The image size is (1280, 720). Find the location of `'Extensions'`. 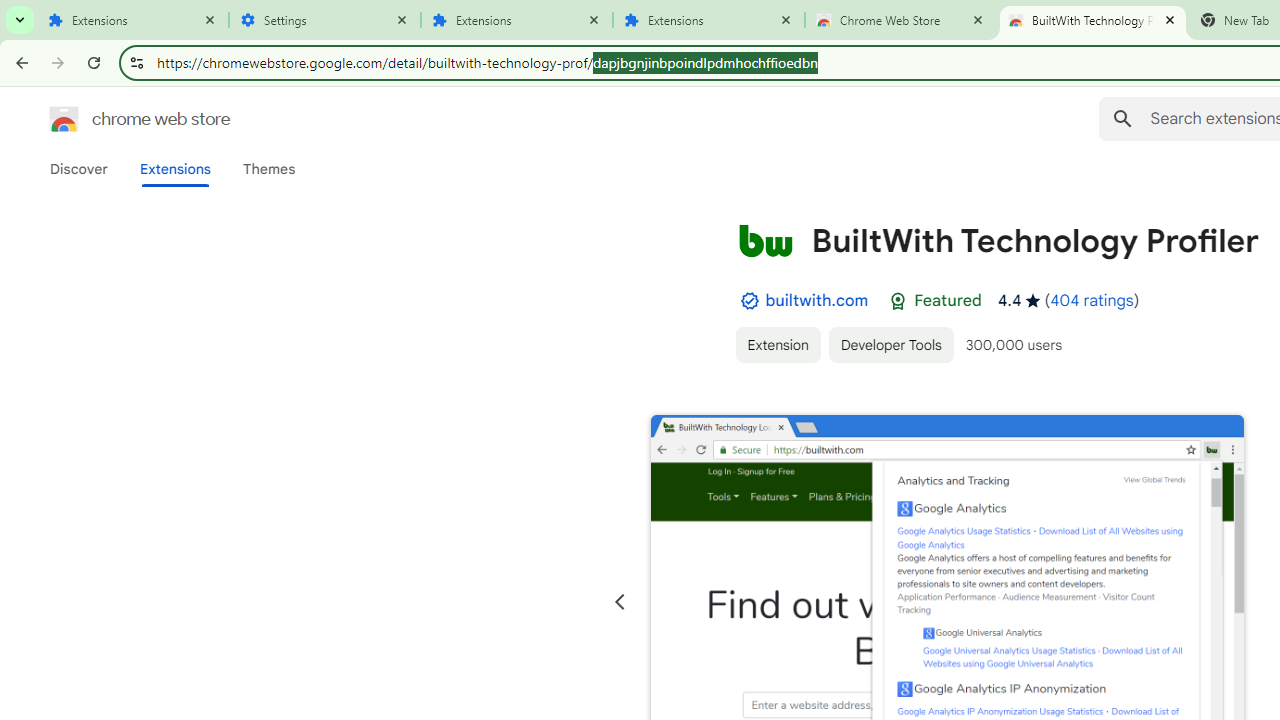

'Extensions' is located at coordinates (132, 20).